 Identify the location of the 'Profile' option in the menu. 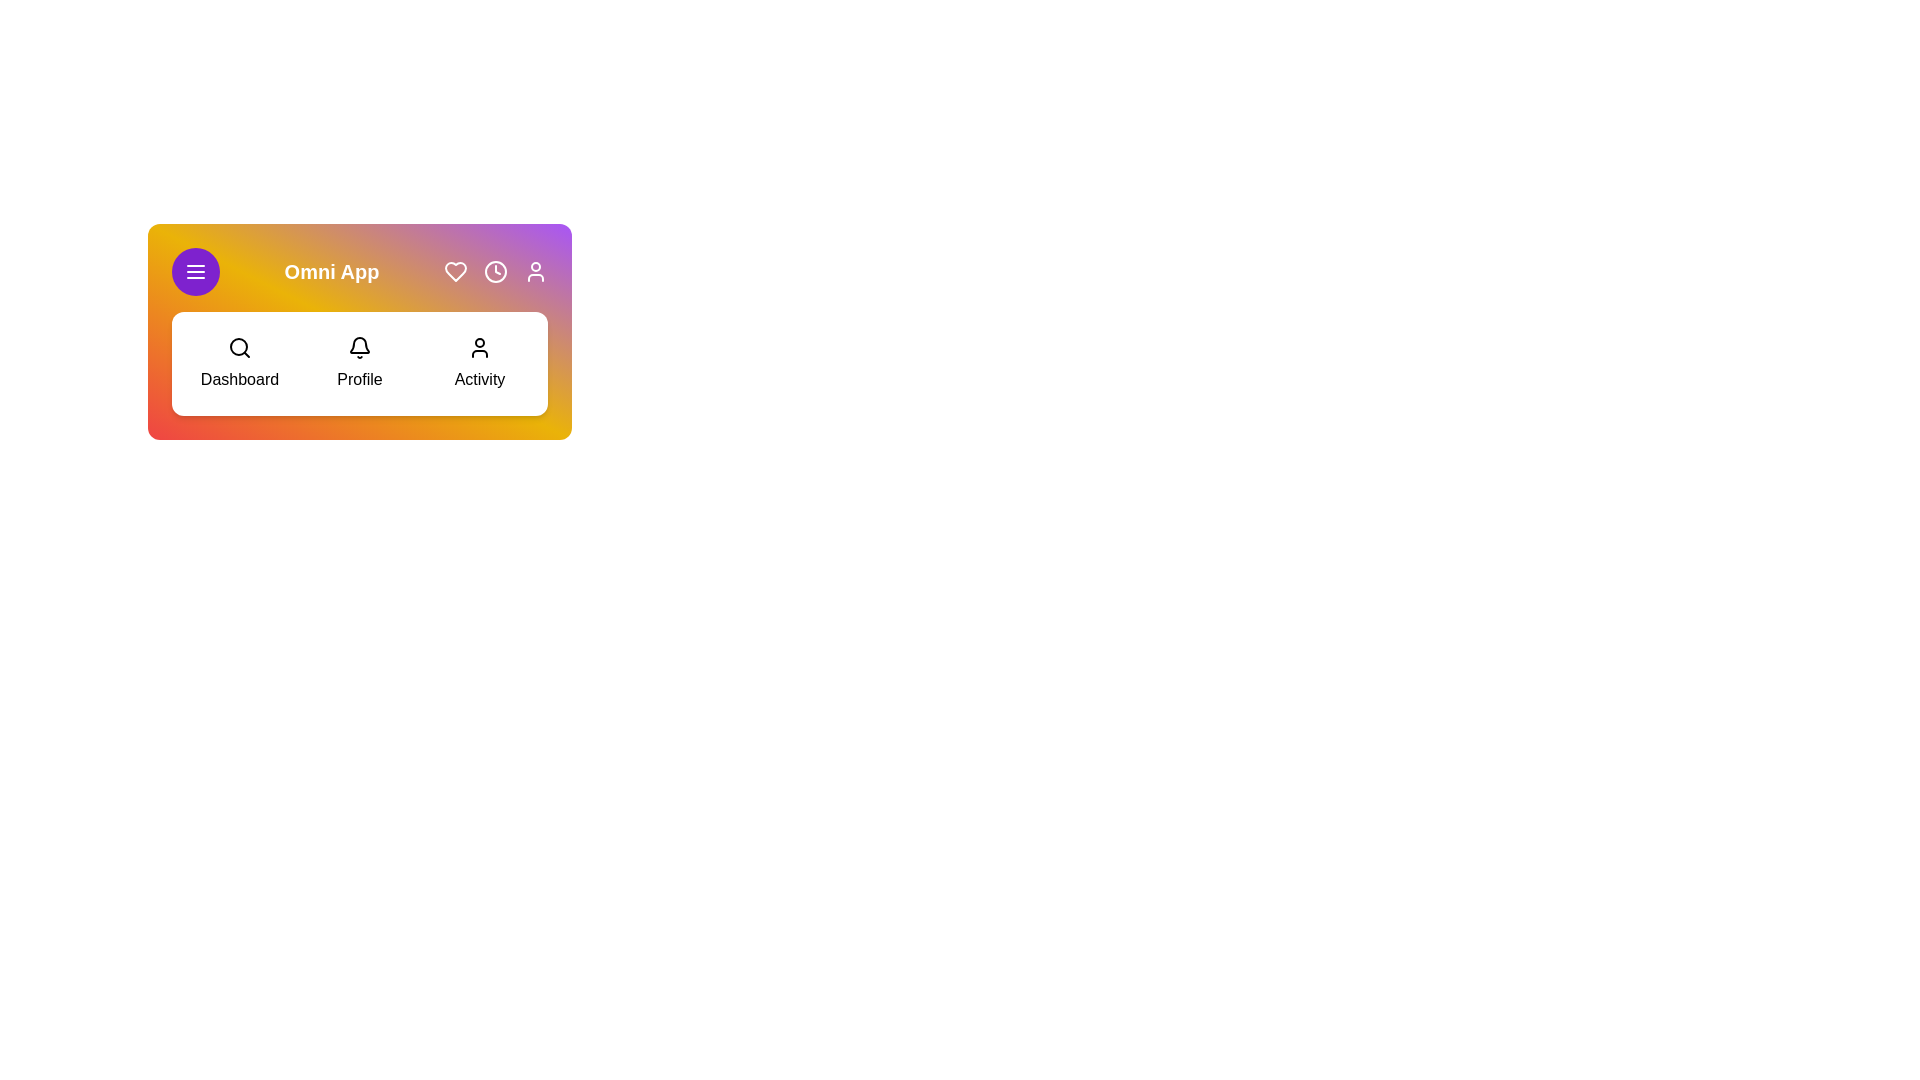
(360, 363).